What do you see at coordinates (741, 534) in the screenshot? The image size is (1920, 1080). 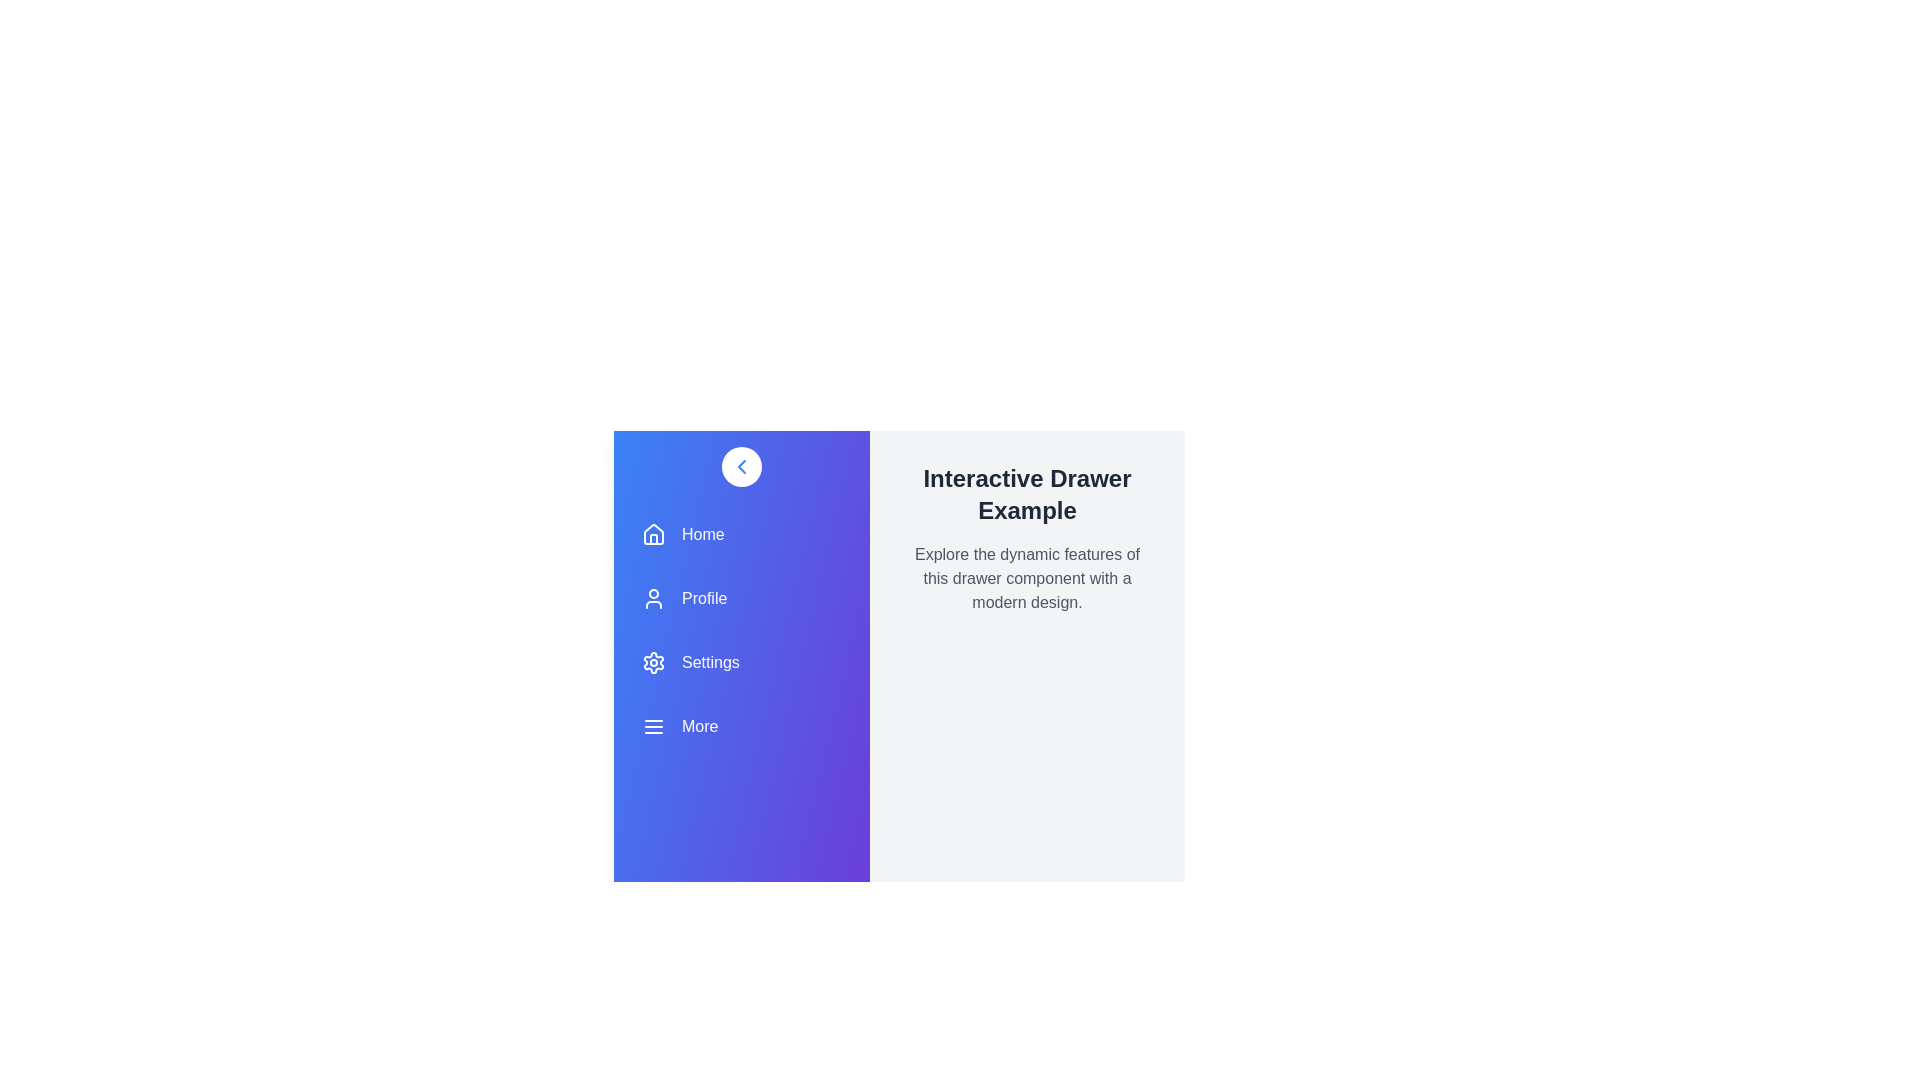 I see `the navigation item labeled Home` at bounding box center [741, 534].